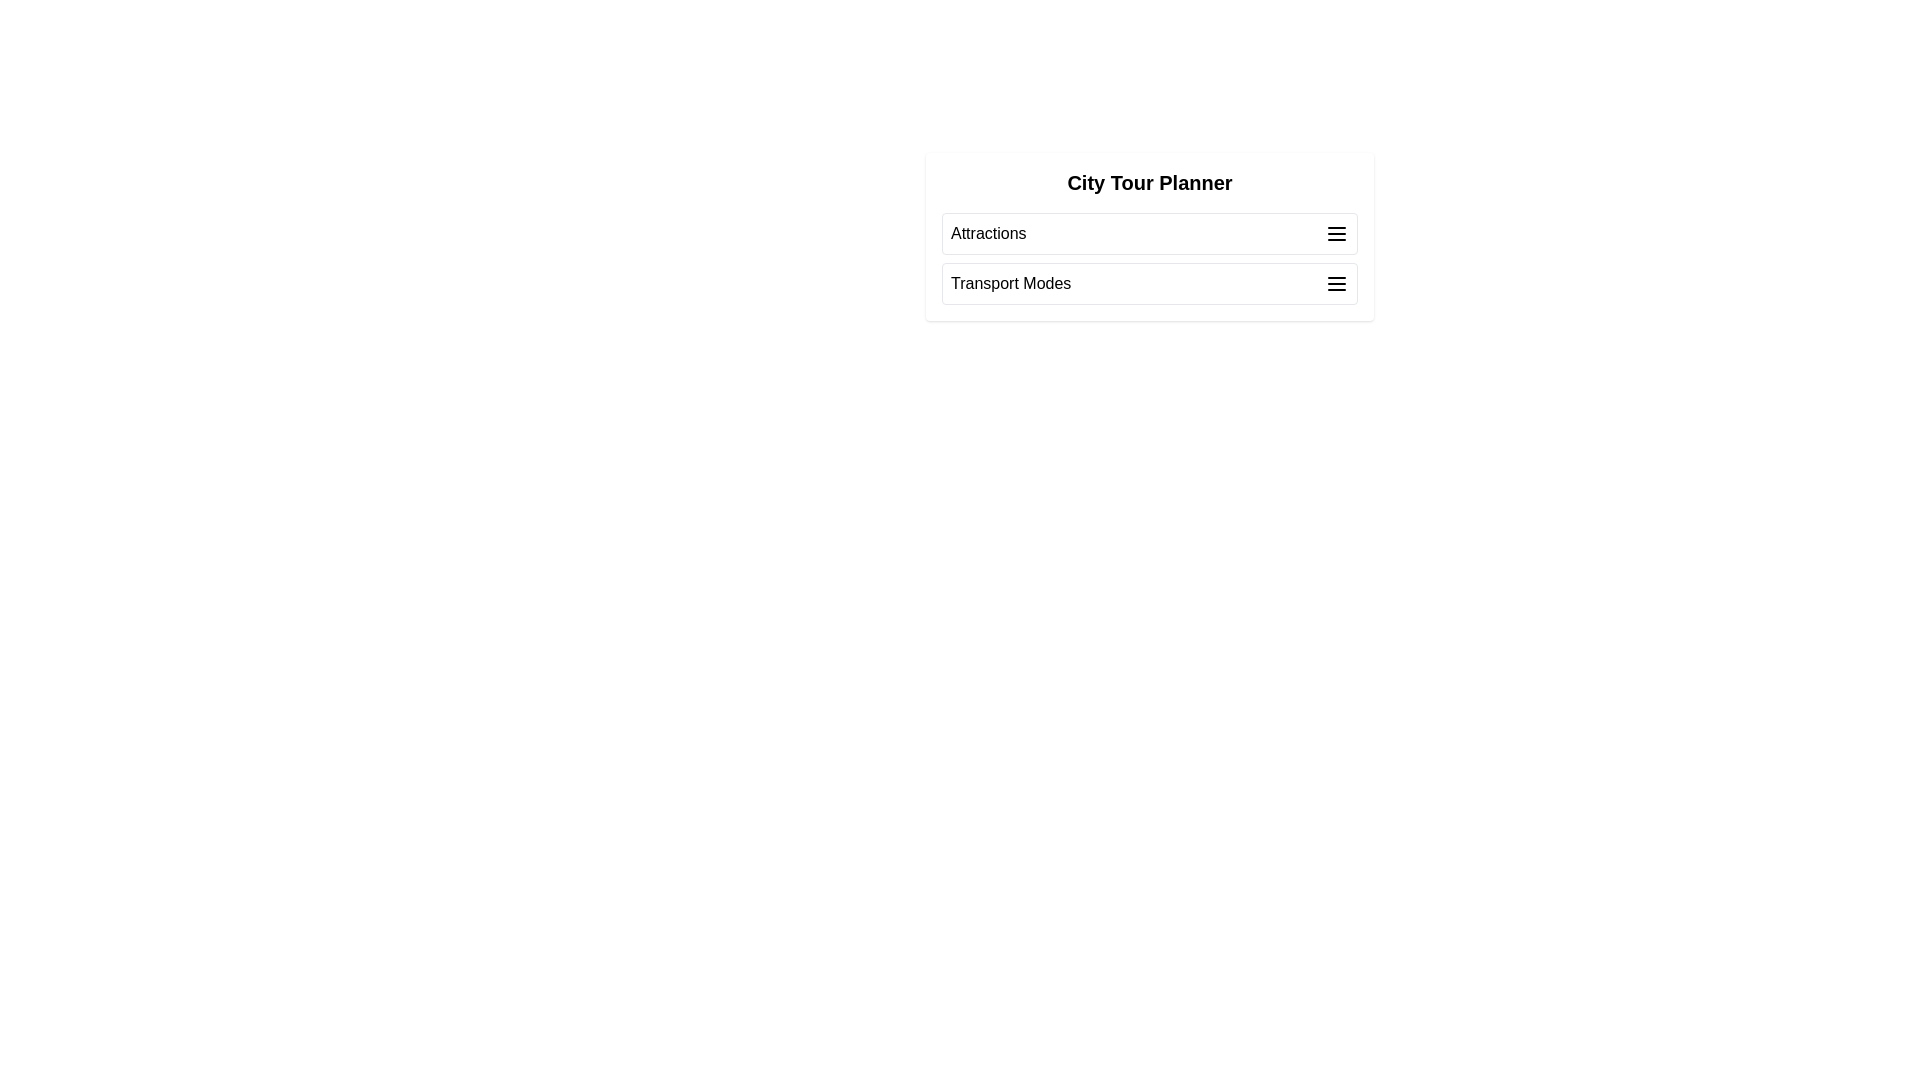 The image size is (1920, 1080). Describe the element at coordinates (1337, 284) in the screenshot. I see `the triple-line menu icon located at the far-right side of the 'Transport Modes' row` at that location.